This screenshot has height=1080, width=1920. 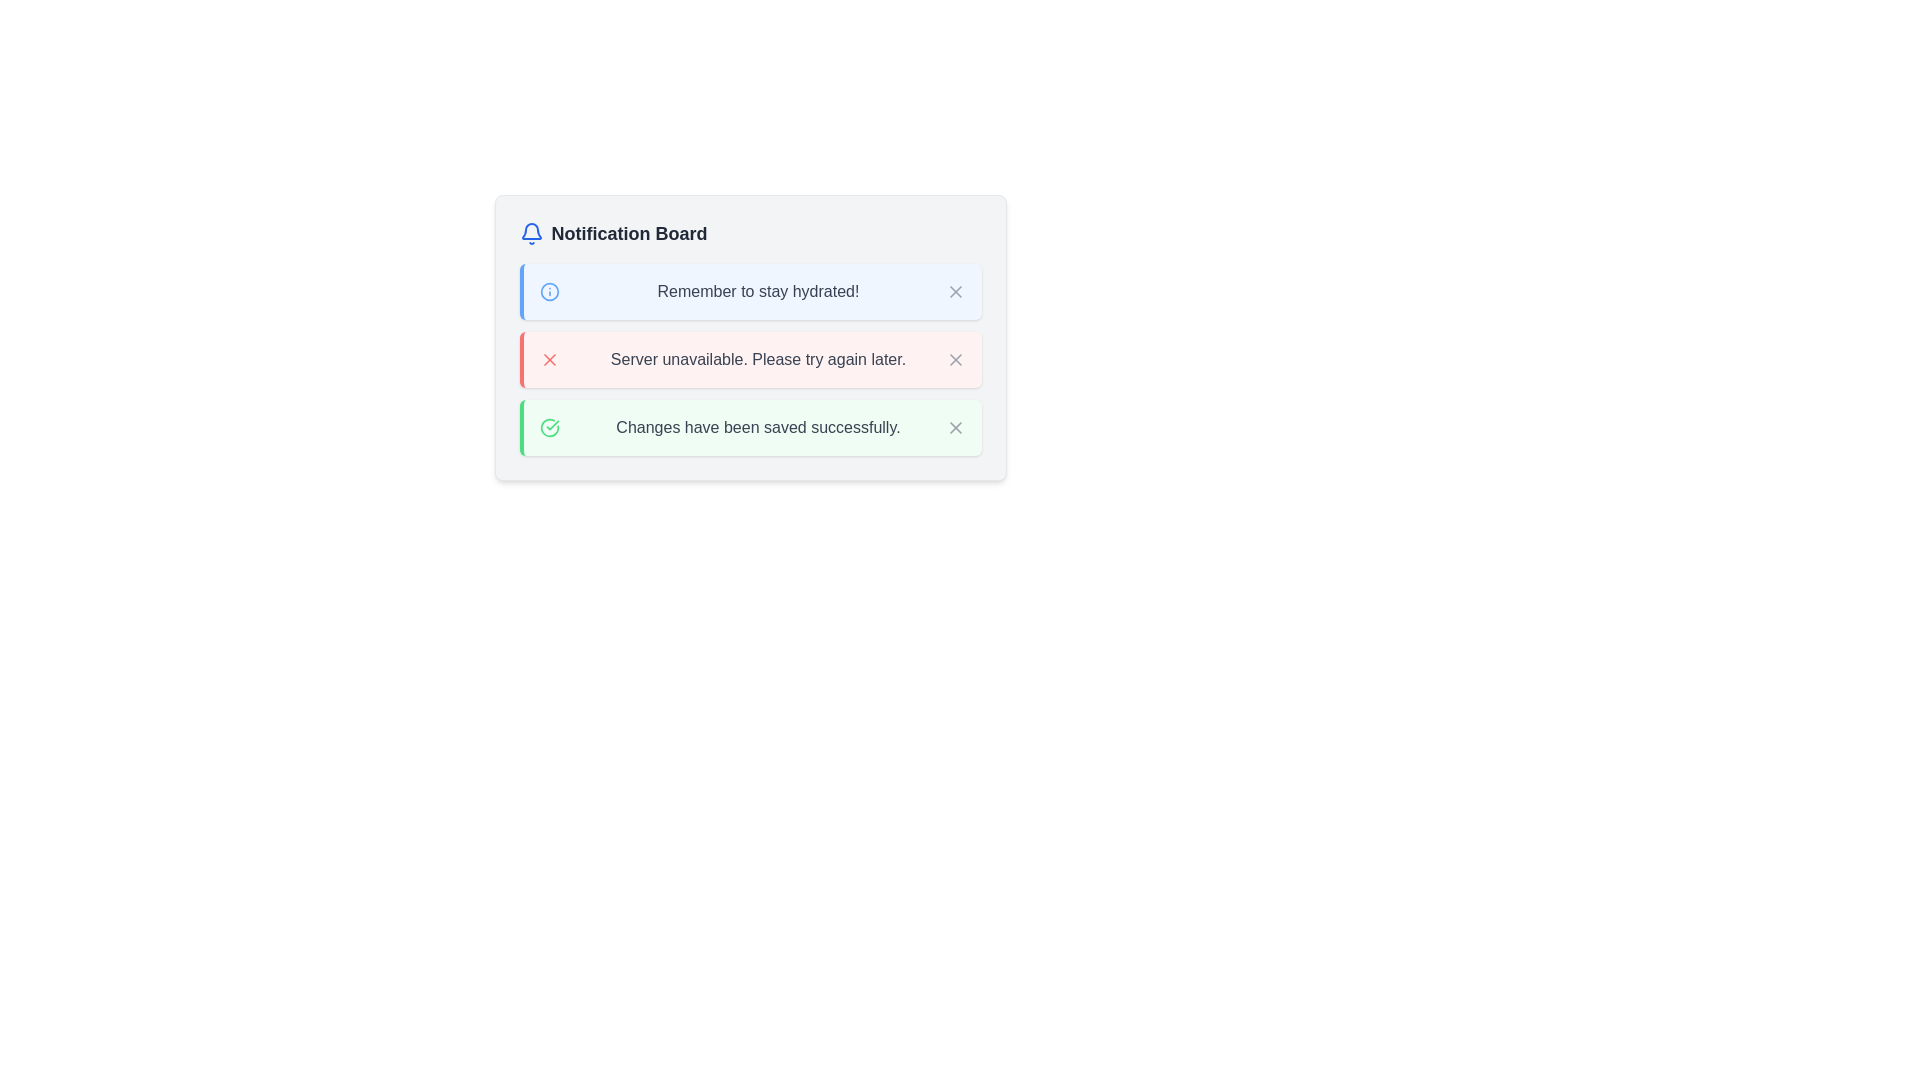 I want to click on the blue notification bell icon located at the top-left corner of the notification board, so click(x=531, y=233).